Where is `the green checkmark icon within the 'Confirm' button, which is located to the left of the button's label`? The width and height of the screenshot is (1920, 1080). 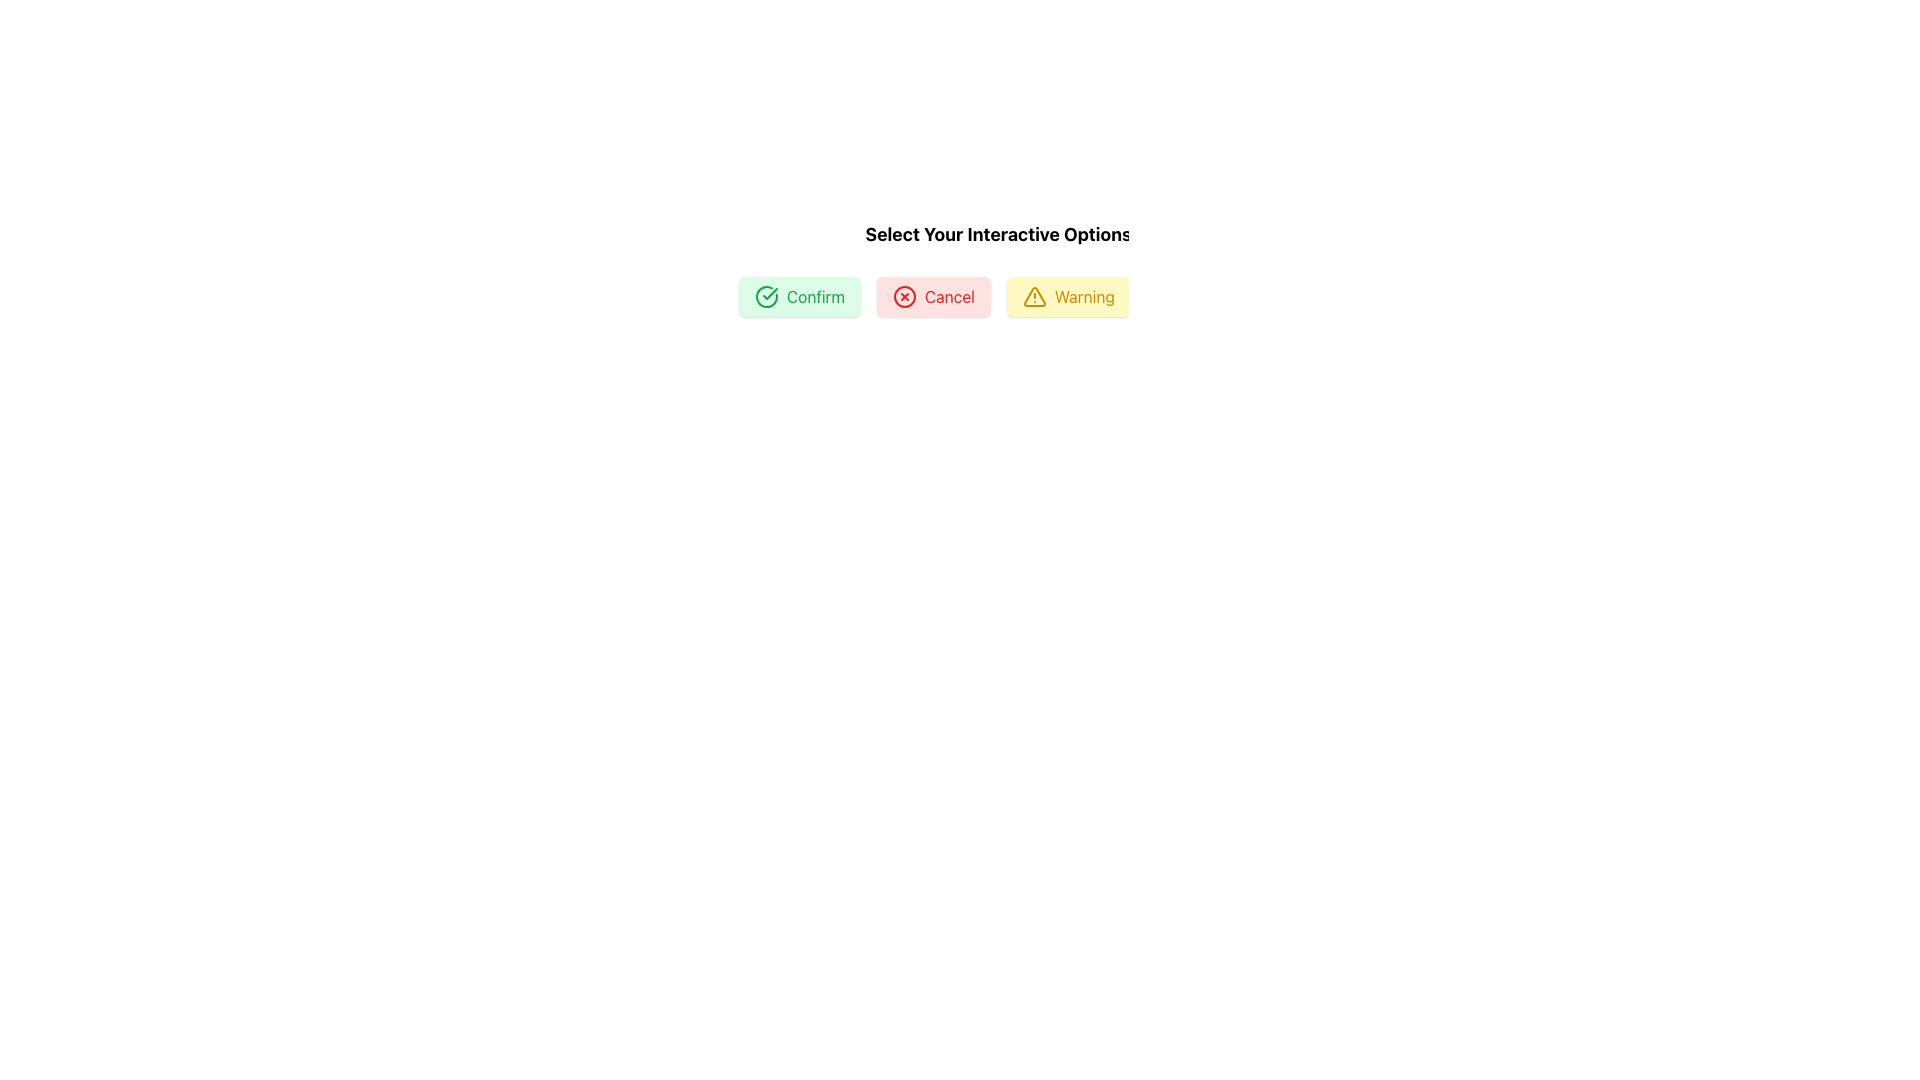 the green checkmark icon within the 'Confirm' button, which is located to the left of the button's label is located at coordinates (766, 297).